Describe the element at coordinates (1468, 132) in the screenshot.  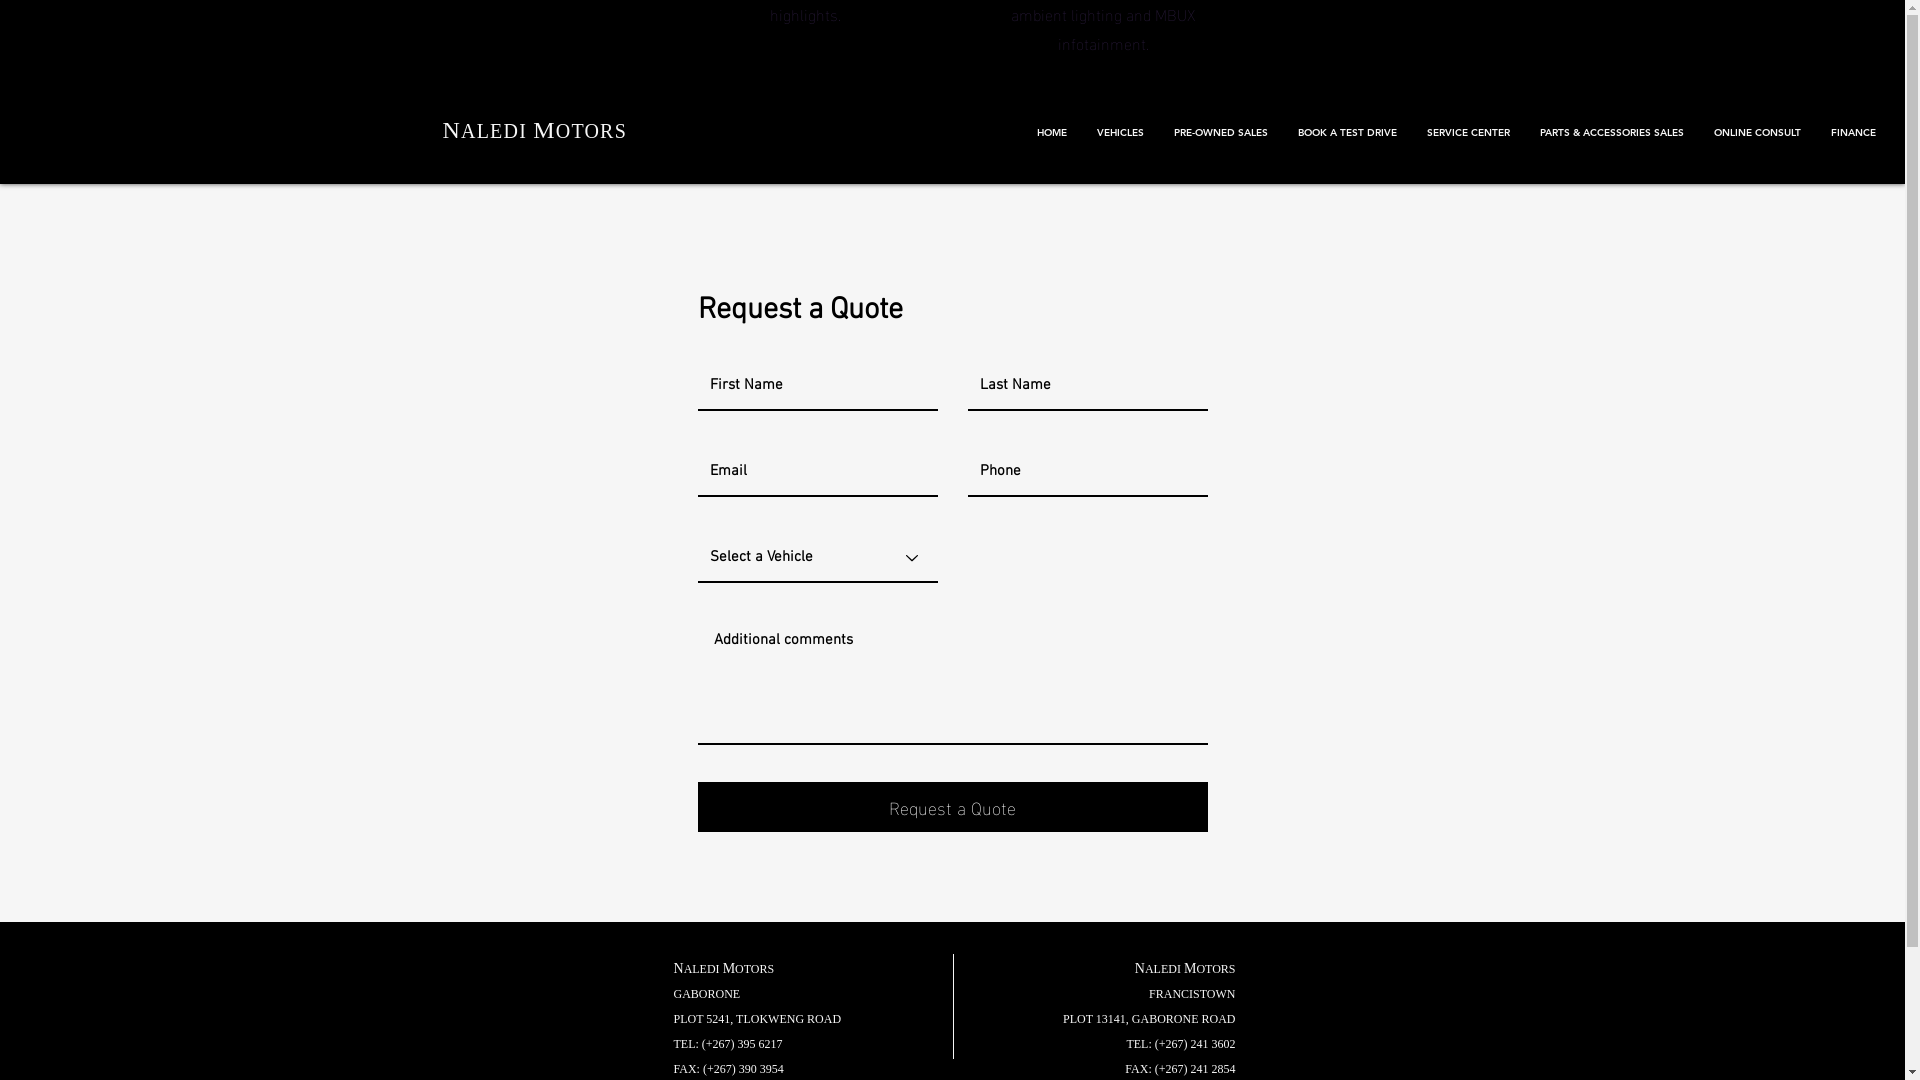
I see `'SERVICE CENTER'` at that location.